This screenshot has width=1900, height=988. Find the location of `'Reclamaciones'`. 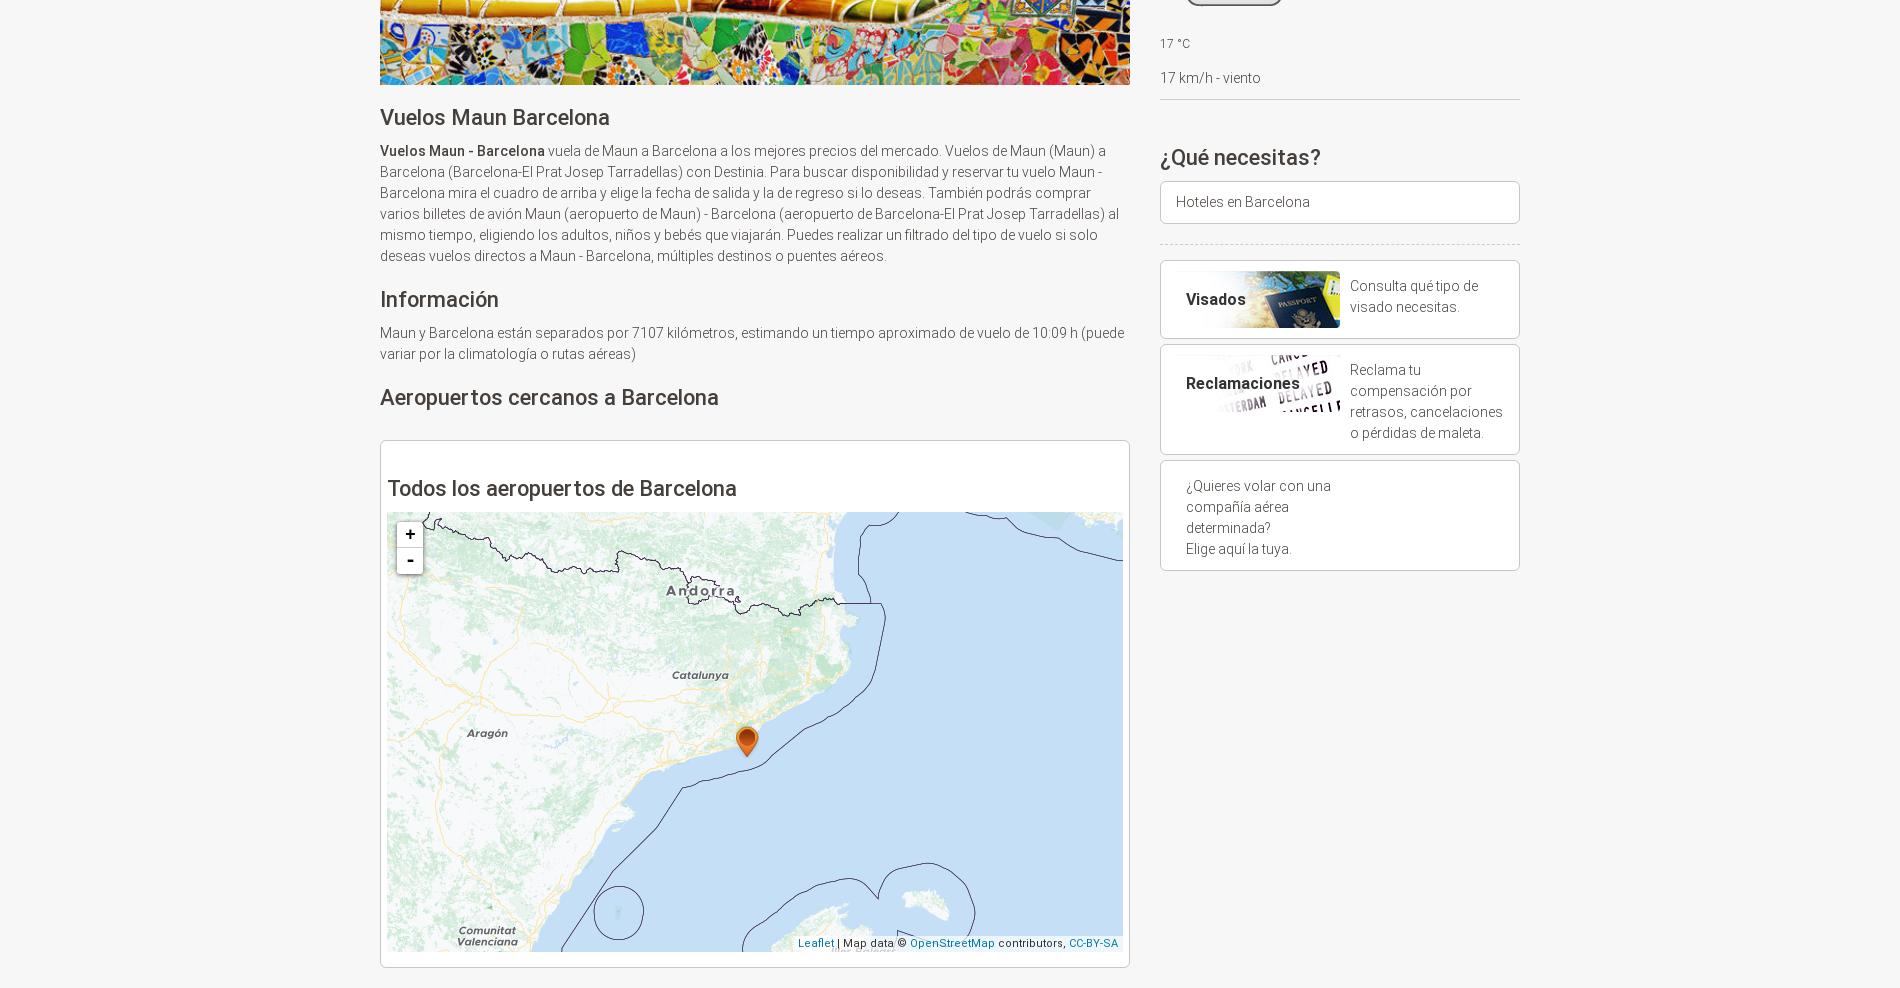

'Reclamaciones' is located at coordinates (1241, 382).